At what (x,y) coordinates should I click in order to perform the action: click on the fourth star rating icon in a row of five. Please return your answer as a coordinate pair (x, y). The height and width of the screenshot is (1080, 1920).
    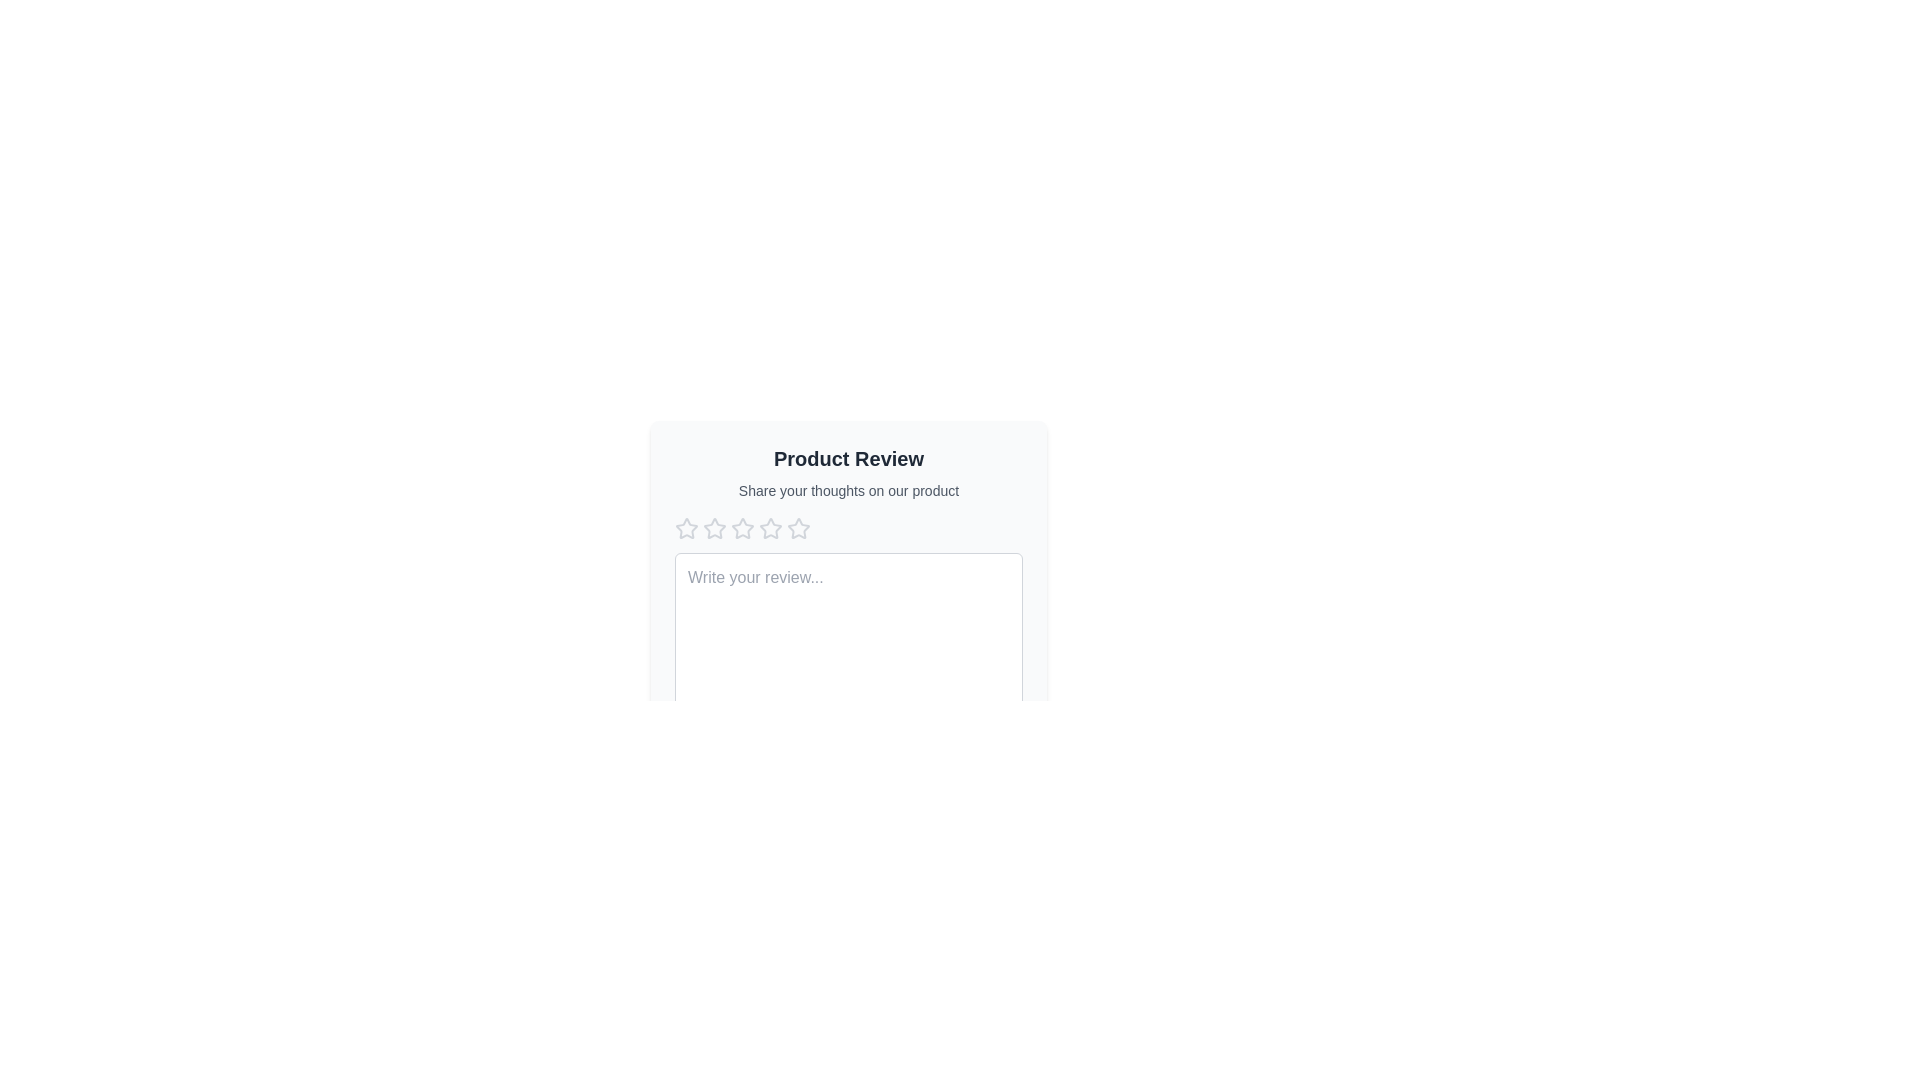
    Looking at the image, I should click on (742, 527).